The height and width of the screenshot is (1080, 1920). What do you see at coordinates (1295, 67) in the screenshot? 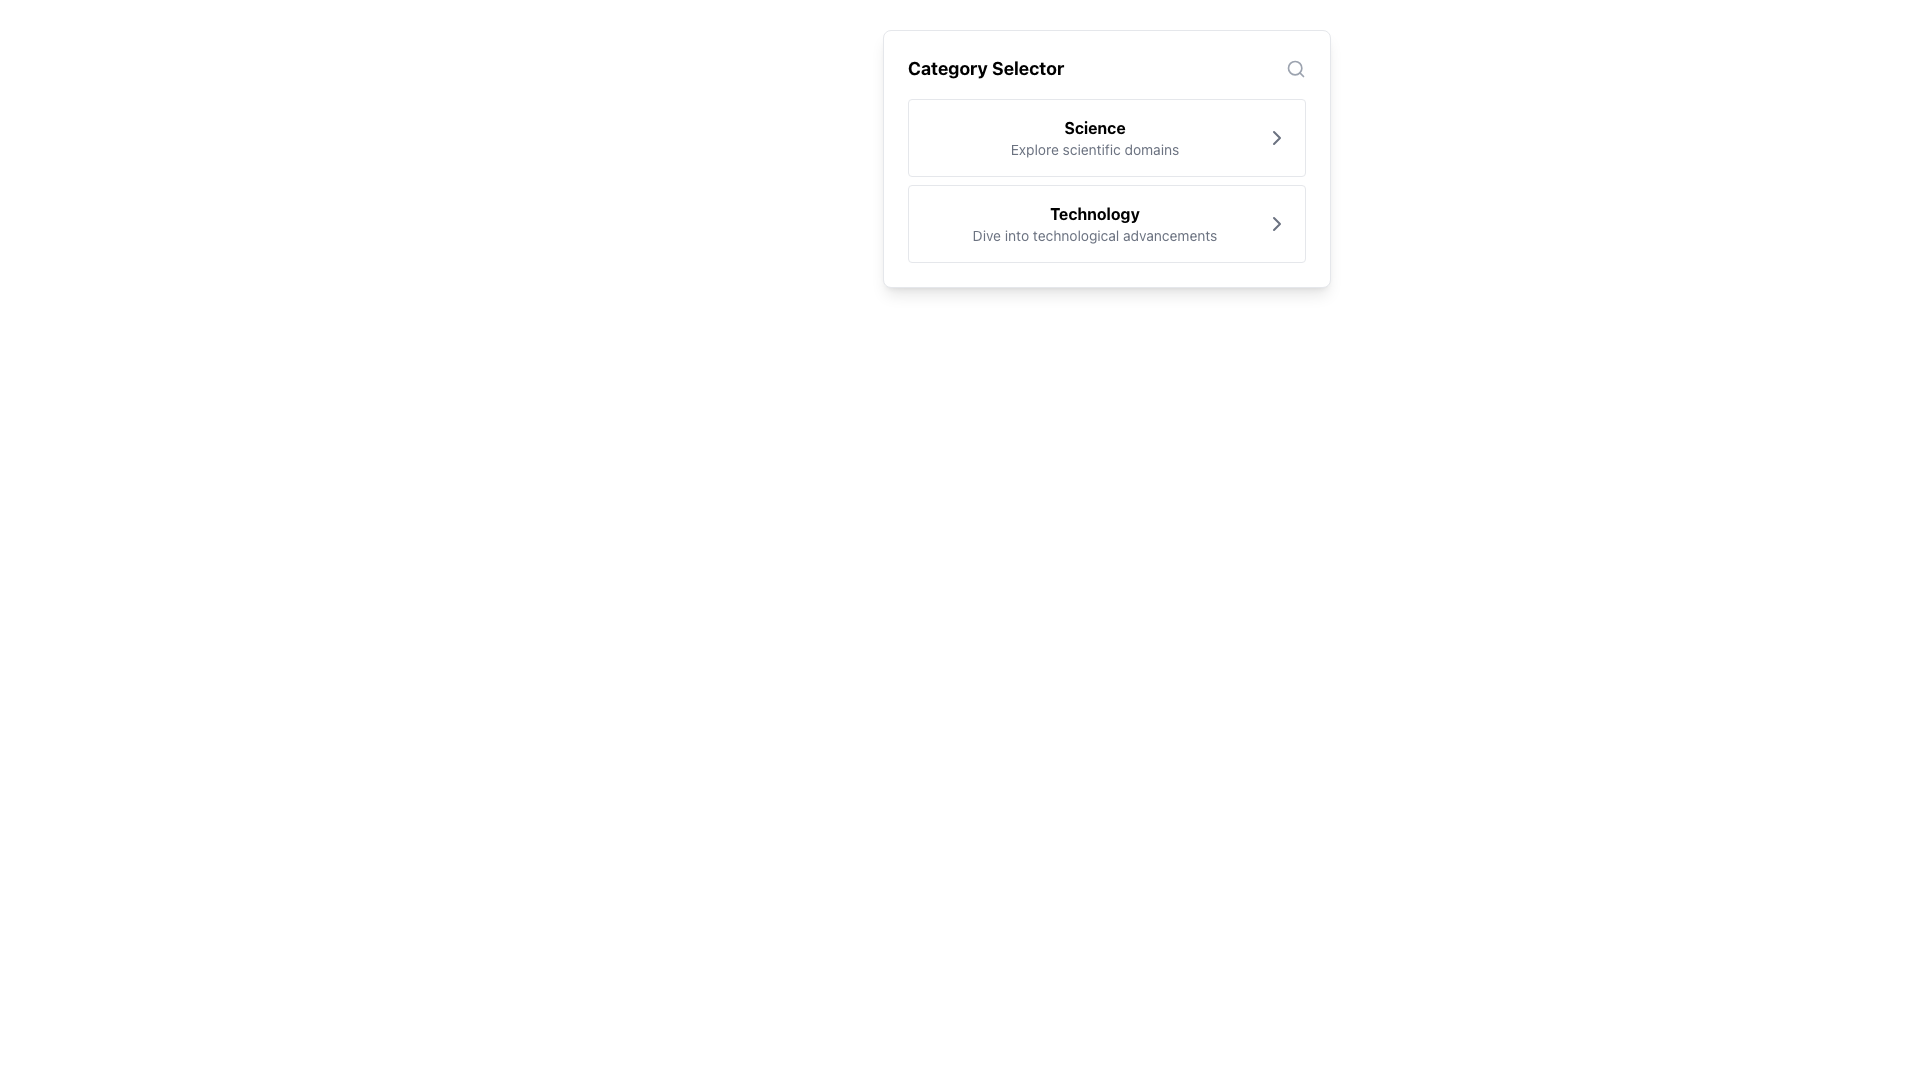
I see `the circular decorative element representing part of the search icon, located near the title 'Category Selector'` at bounding box center [1295, 67].